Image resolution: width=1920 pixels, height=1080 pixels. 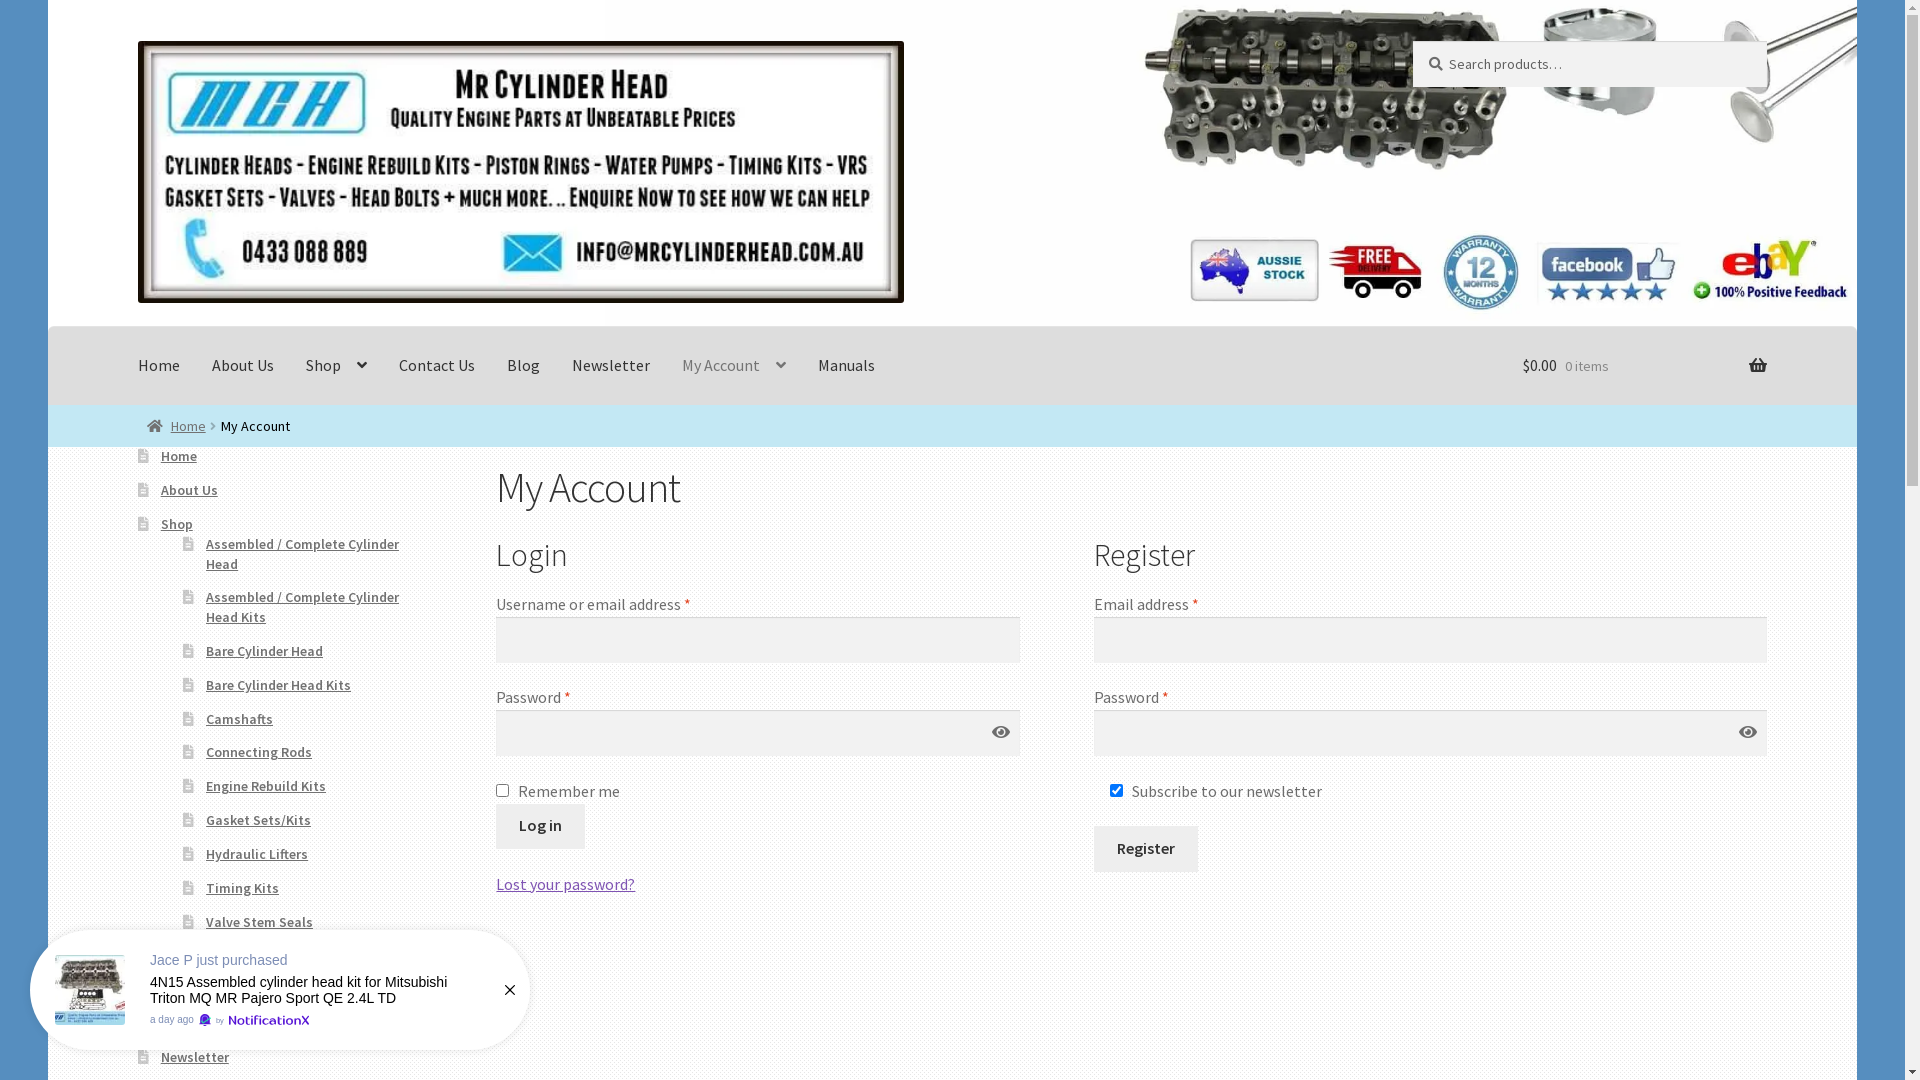 I want to click on 'Engine Rebuild Kits', so click(x=264, y=785).